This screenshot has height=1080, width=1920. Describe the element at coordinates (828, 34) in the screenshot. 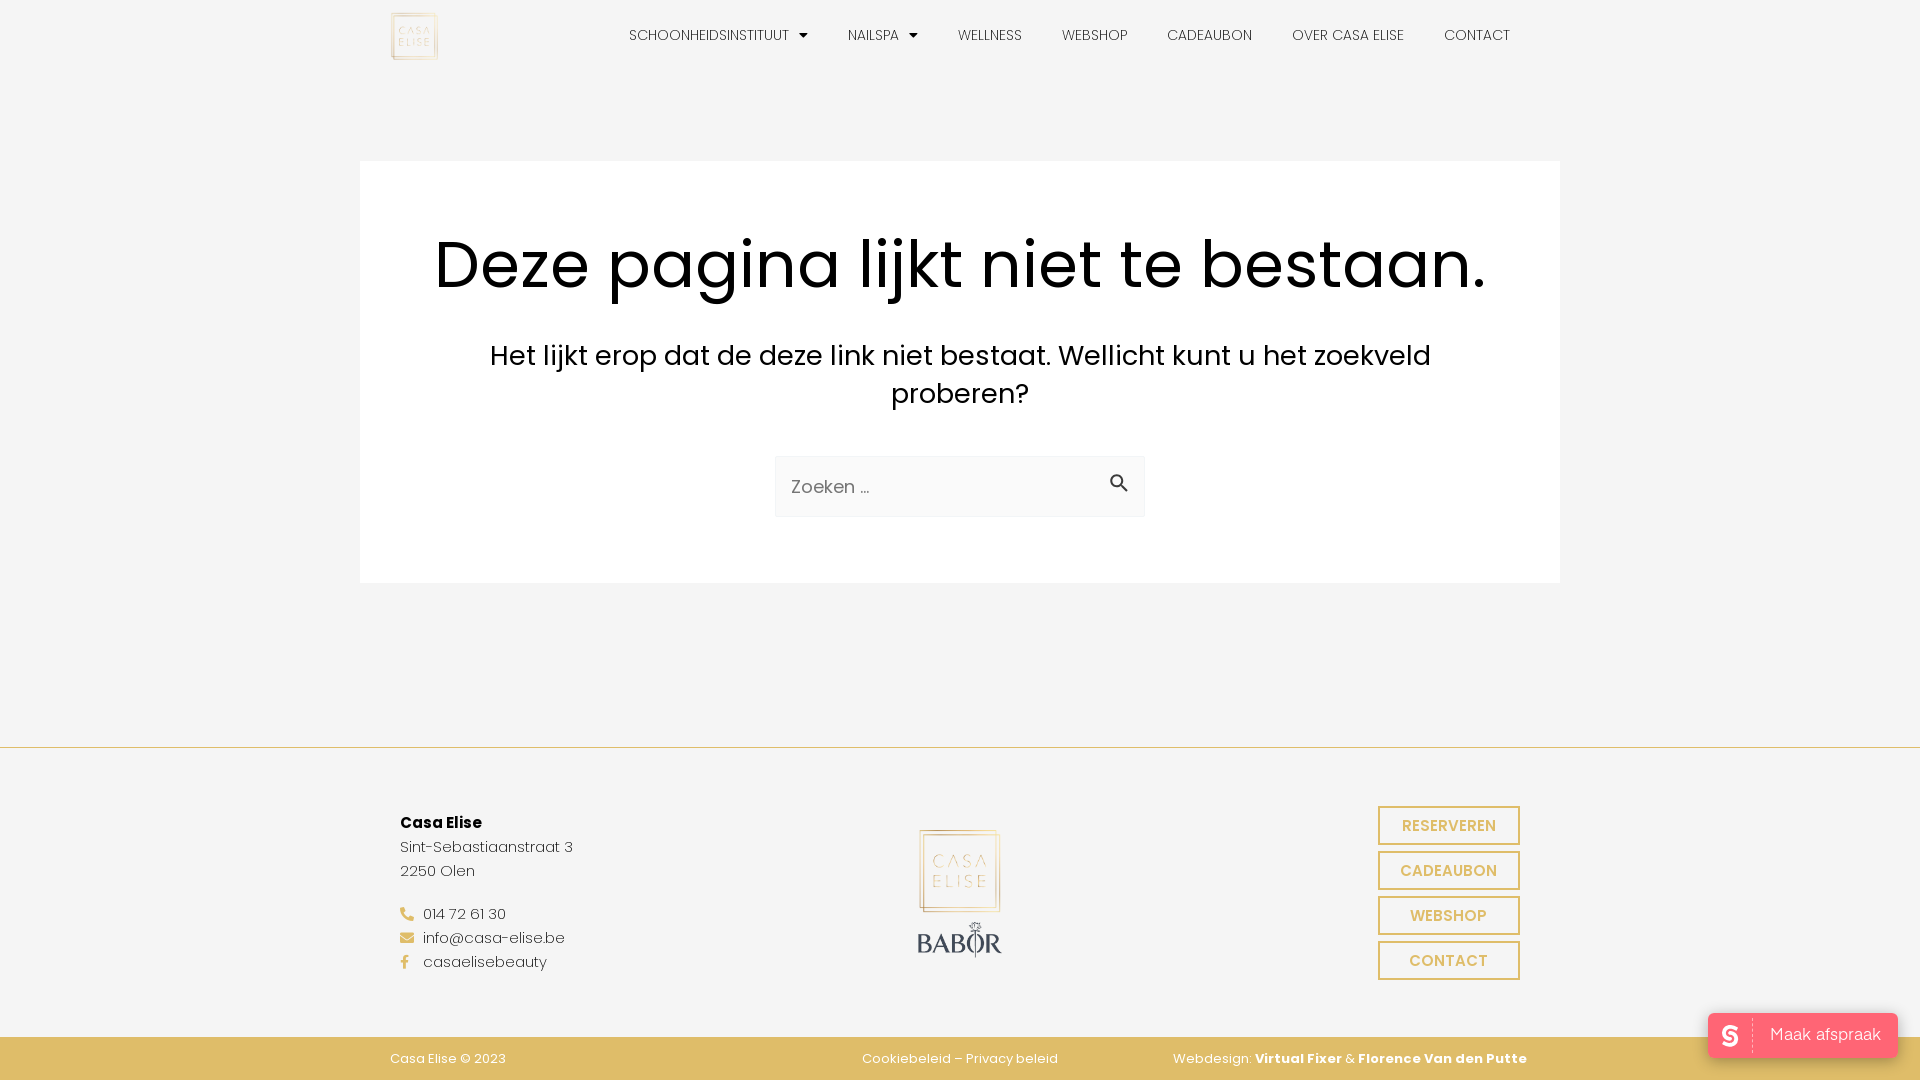

I see `'NAILSPA'` at that location.